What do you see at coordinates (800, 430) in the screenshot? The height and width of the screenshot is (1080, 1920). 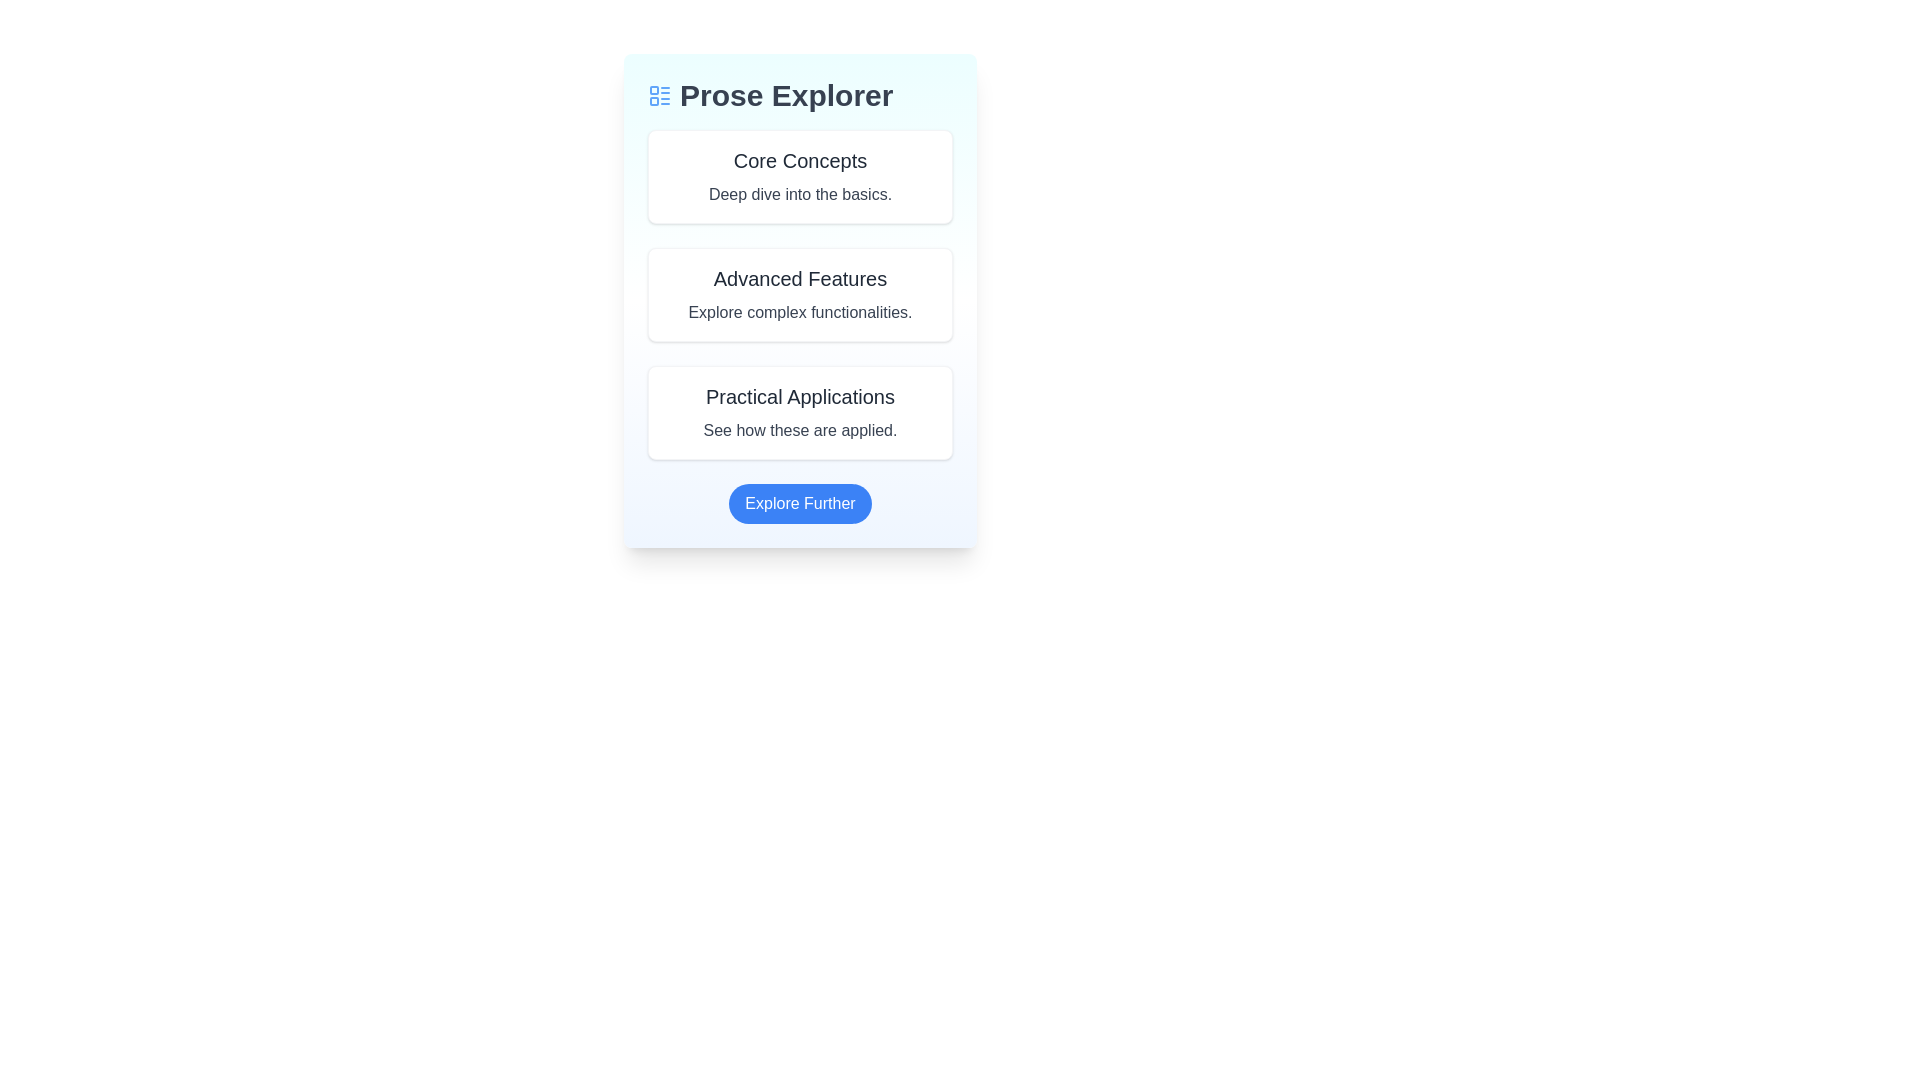 I see `the text element that reads 'See how these are applied.', which is styled in gray and positioned below the heading 'Practical Applications'` at bounding box center [800, 430].